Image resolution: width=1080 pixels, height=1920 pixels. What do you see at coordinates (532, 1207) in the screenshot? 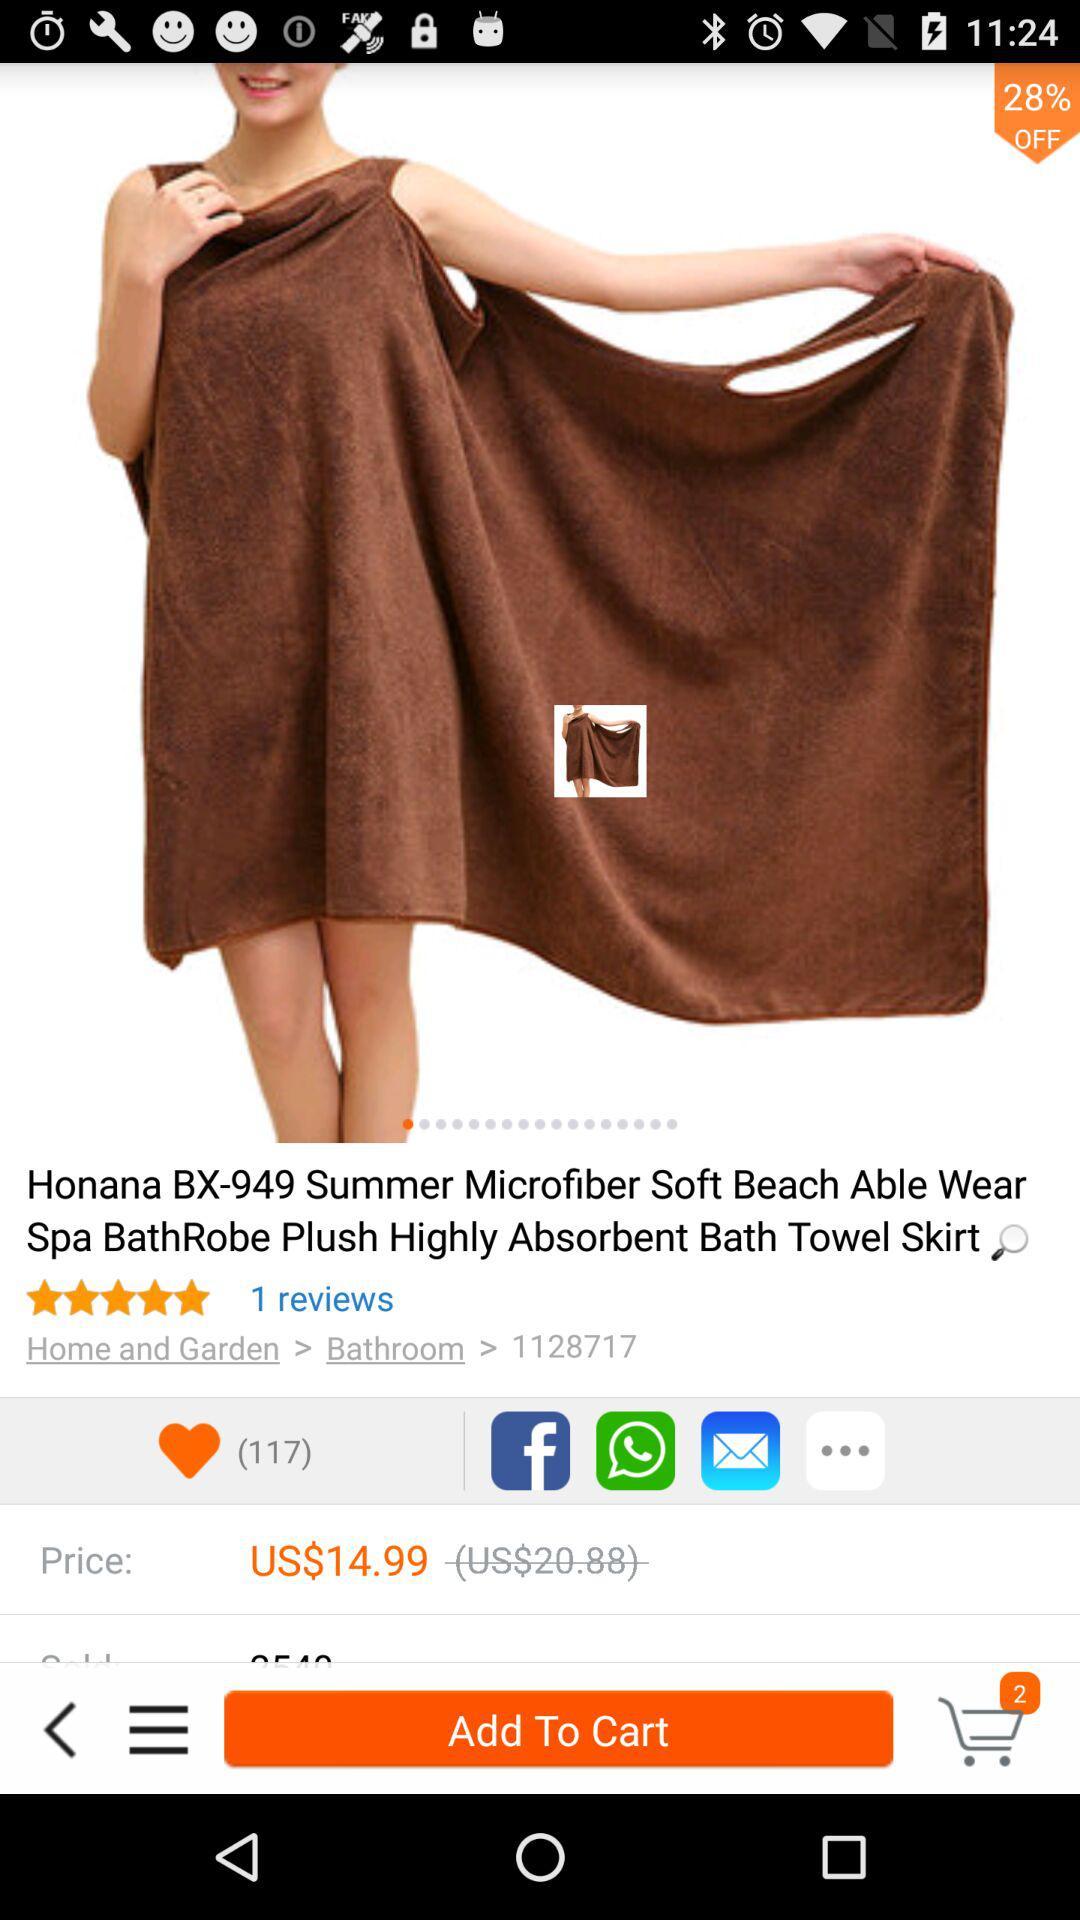
I see `the loading...` at bounding box center [532, 1207].